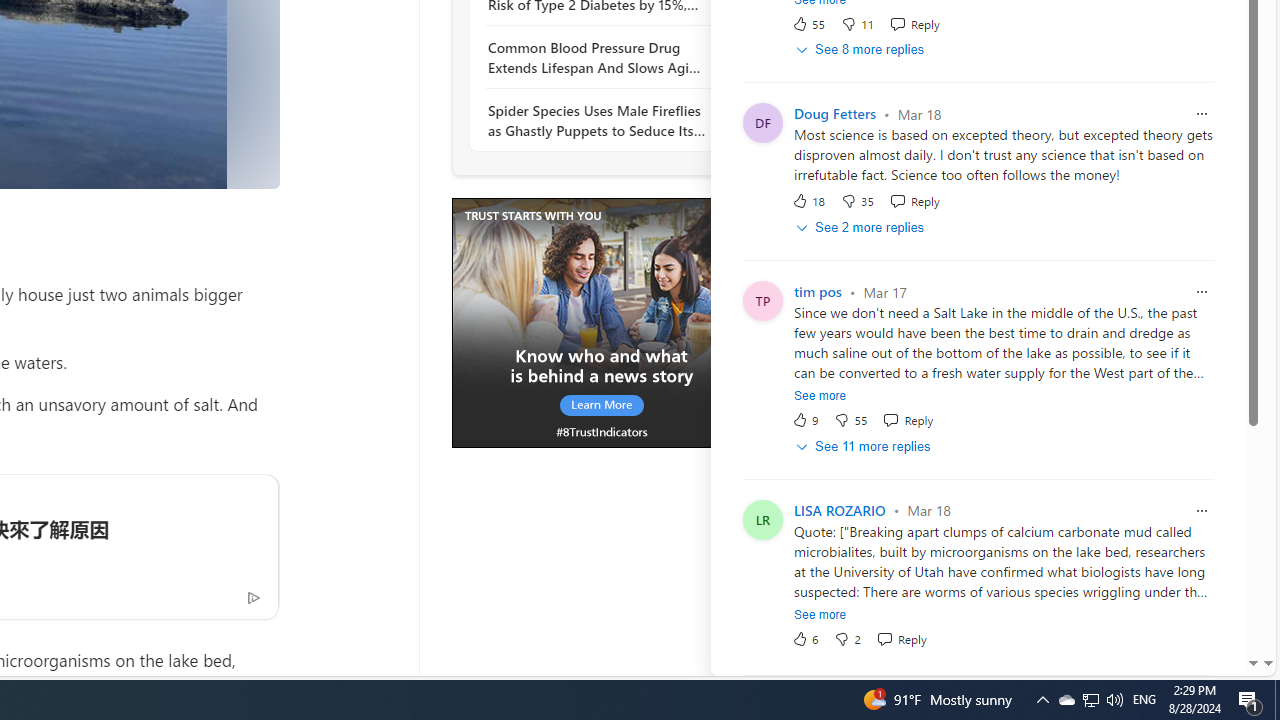 This screenshot has height=720, width=1280. I want to click on 'See 11 more replies', so click(864, 445).